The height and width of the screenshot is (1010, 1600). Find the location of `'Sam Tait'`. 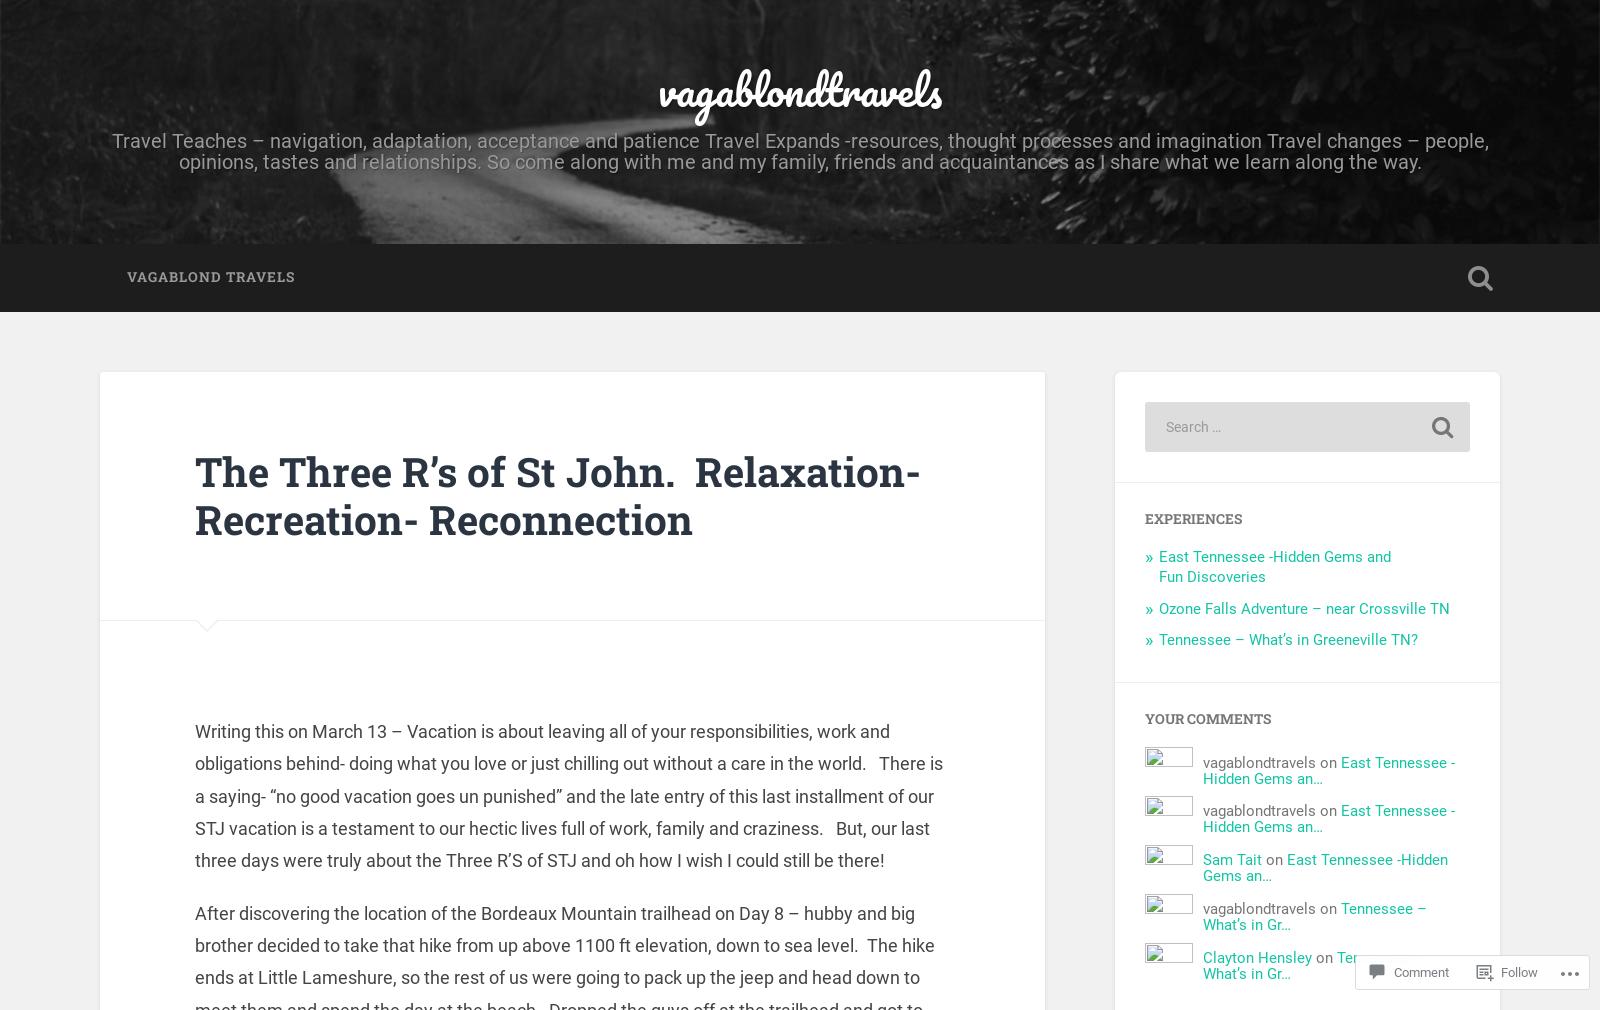

'Sam Tait' is located at coordinates (1231, 860).